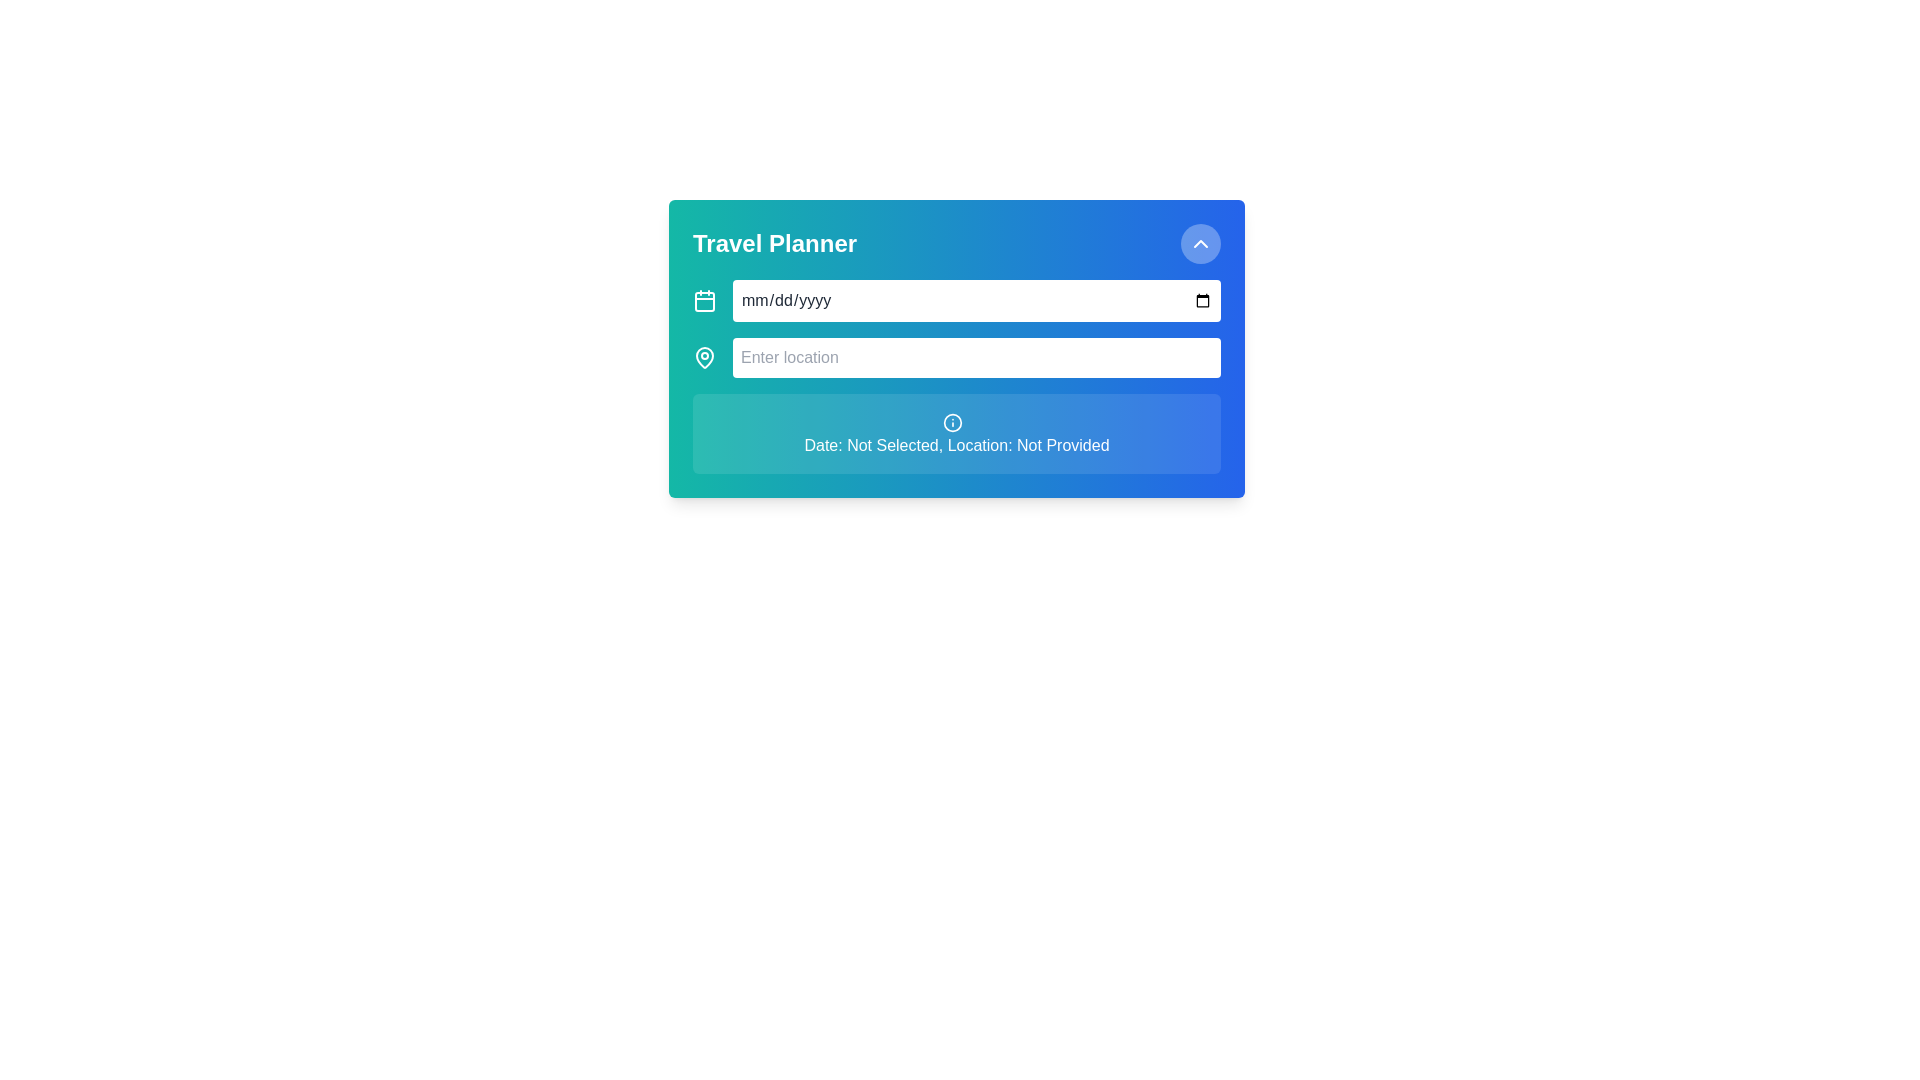 The width and height of the screenshot is (1920, 1080). I want to click on the location icon positioned to the left of the 'Enter location' input field, which visually indicates that the input field is for specifying a location, so click(705, 357).